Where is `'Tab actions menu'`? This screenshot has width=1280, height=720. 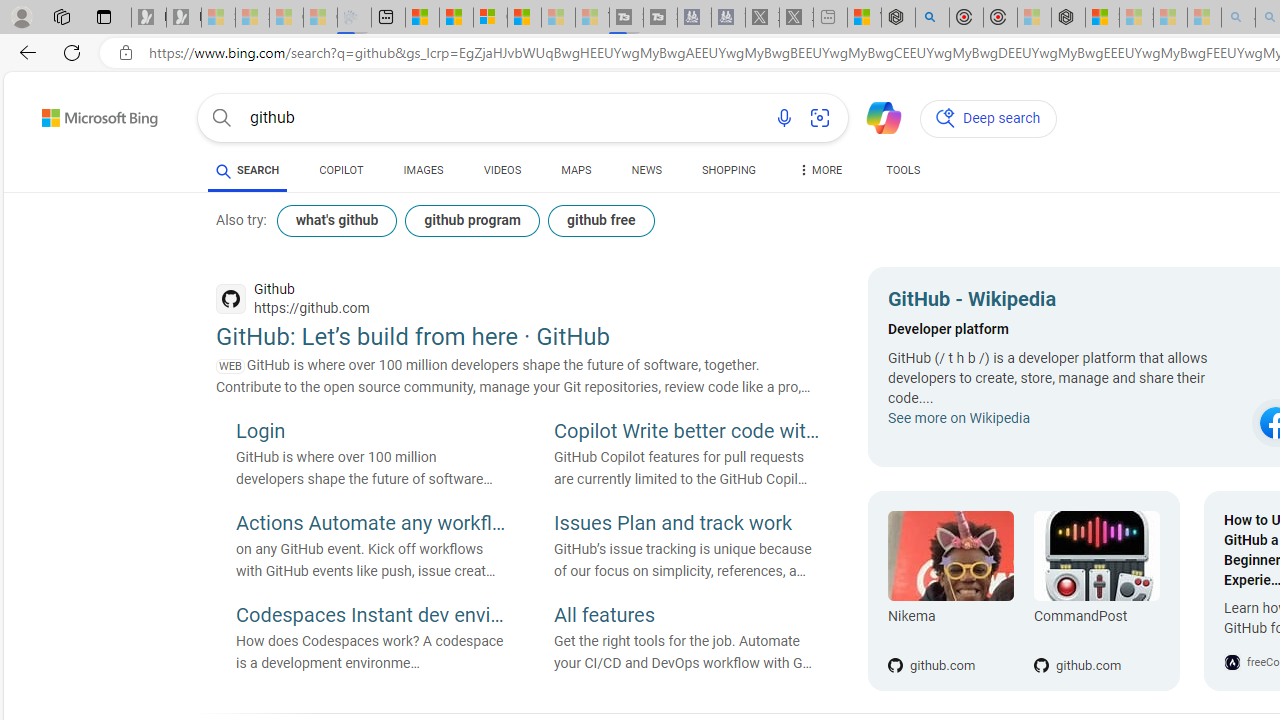 'Tab actions menu' is located at coordinates (103, 16).